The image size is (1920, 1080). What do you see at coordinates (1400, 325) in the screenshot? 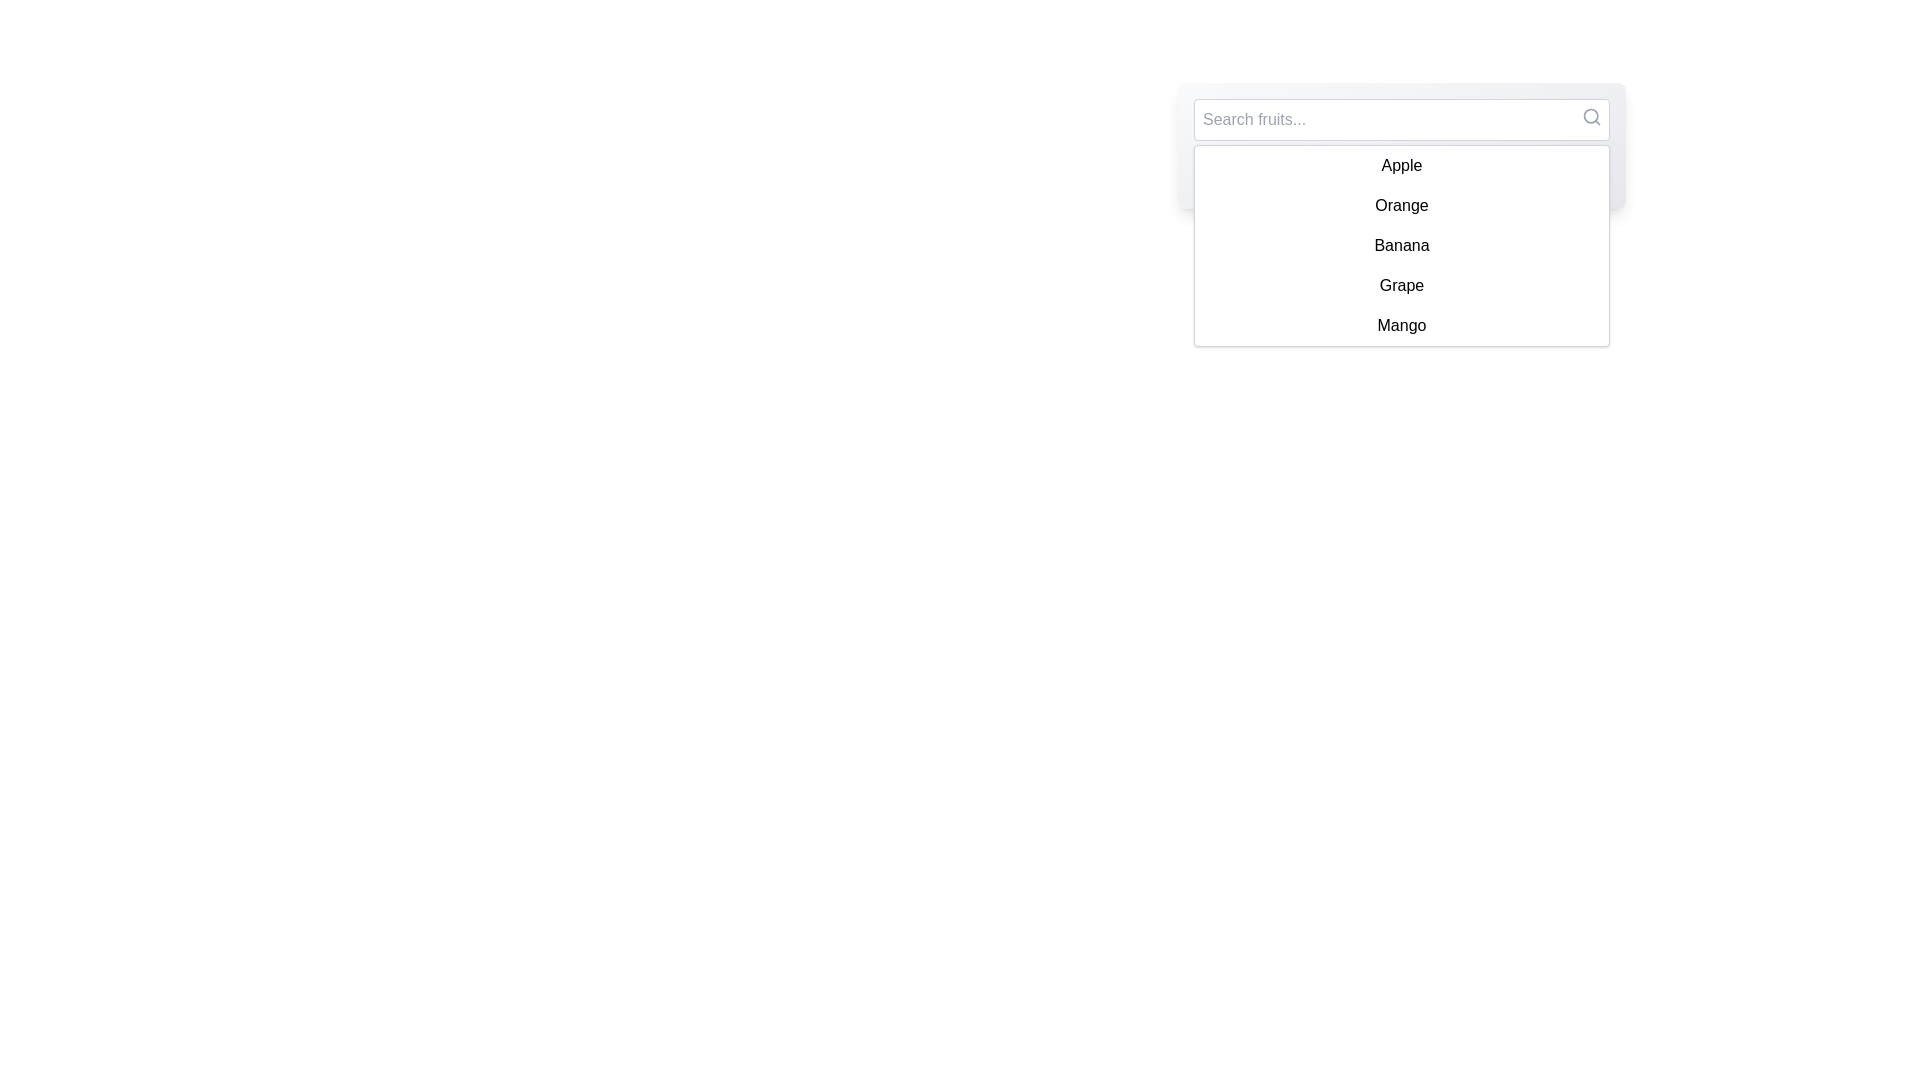
I see `the dropdown menu item labeled 'Mango'` at bounding box center [1400, 325].